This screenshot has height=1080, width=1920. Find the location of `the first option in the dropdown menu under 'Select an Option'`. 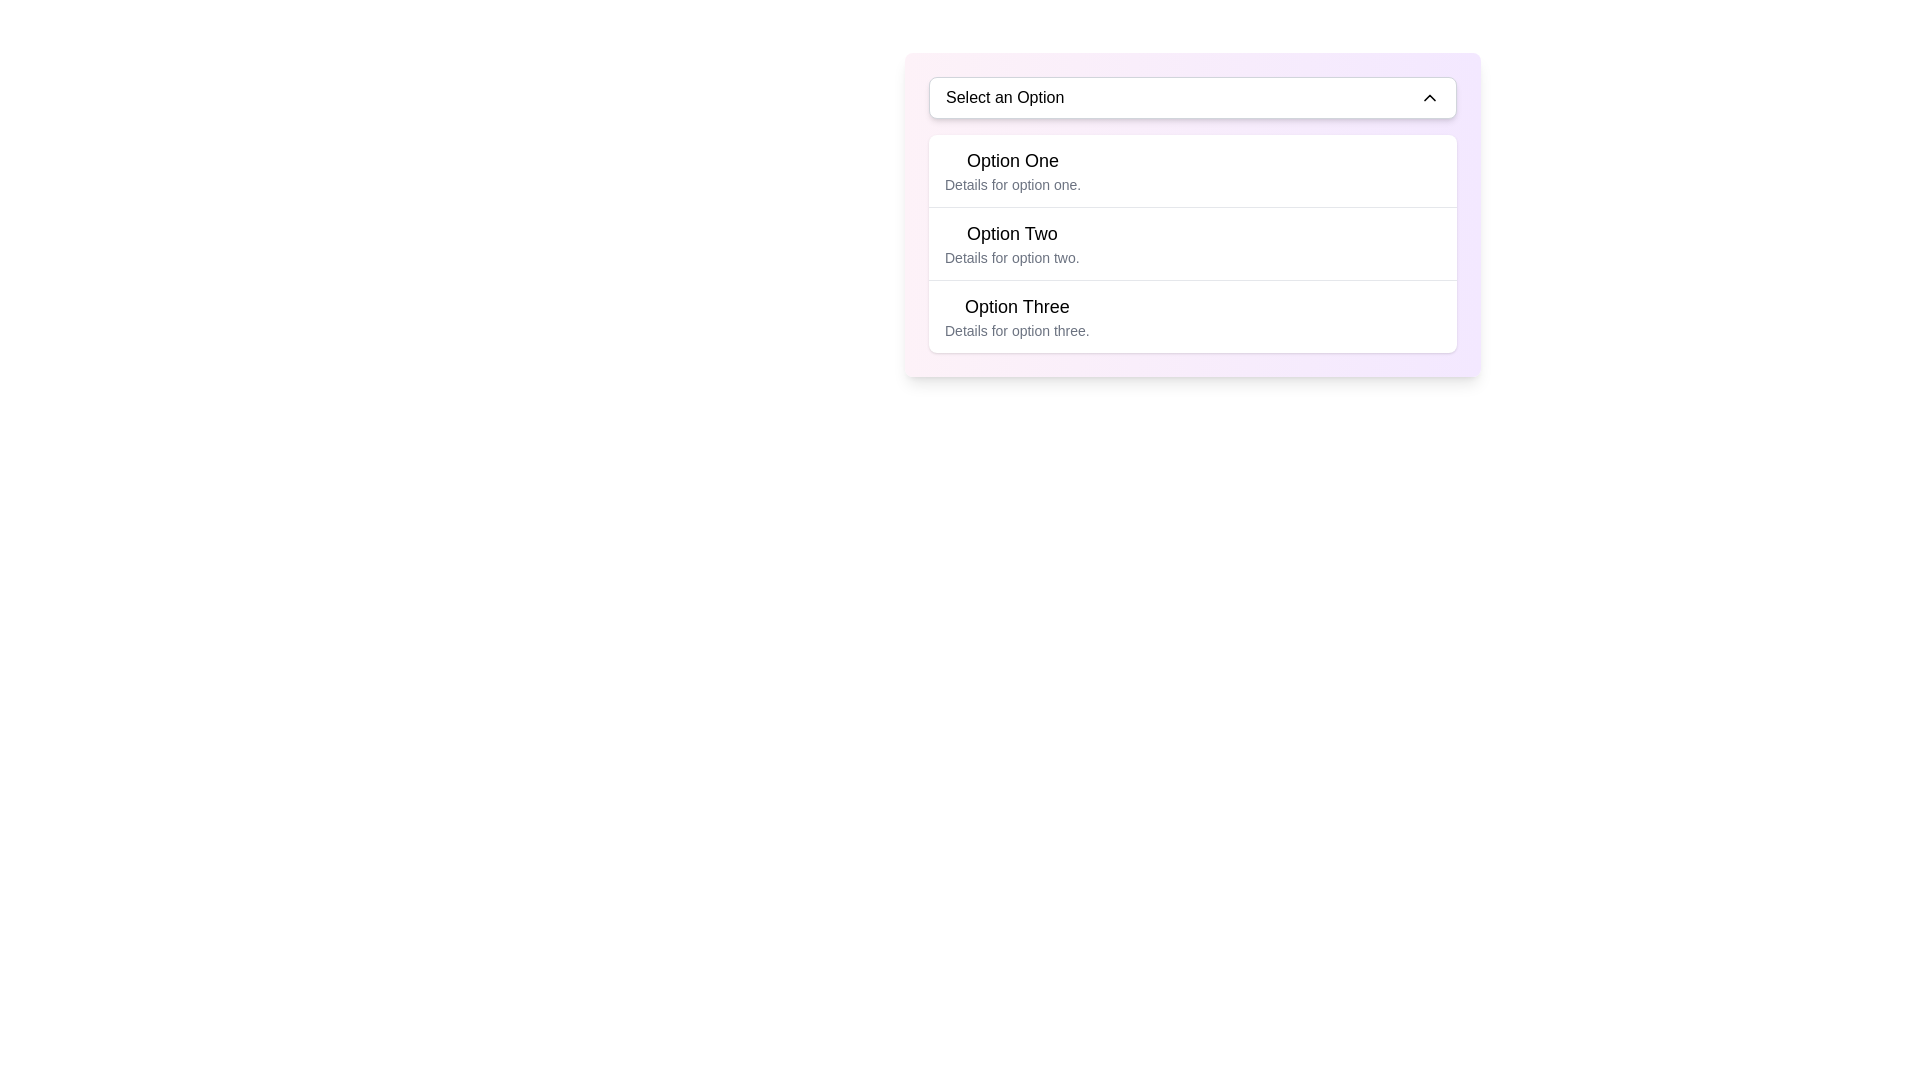

the first option in the dropdown menu under 'Select an Option' is located at coordinates (1013, 169).